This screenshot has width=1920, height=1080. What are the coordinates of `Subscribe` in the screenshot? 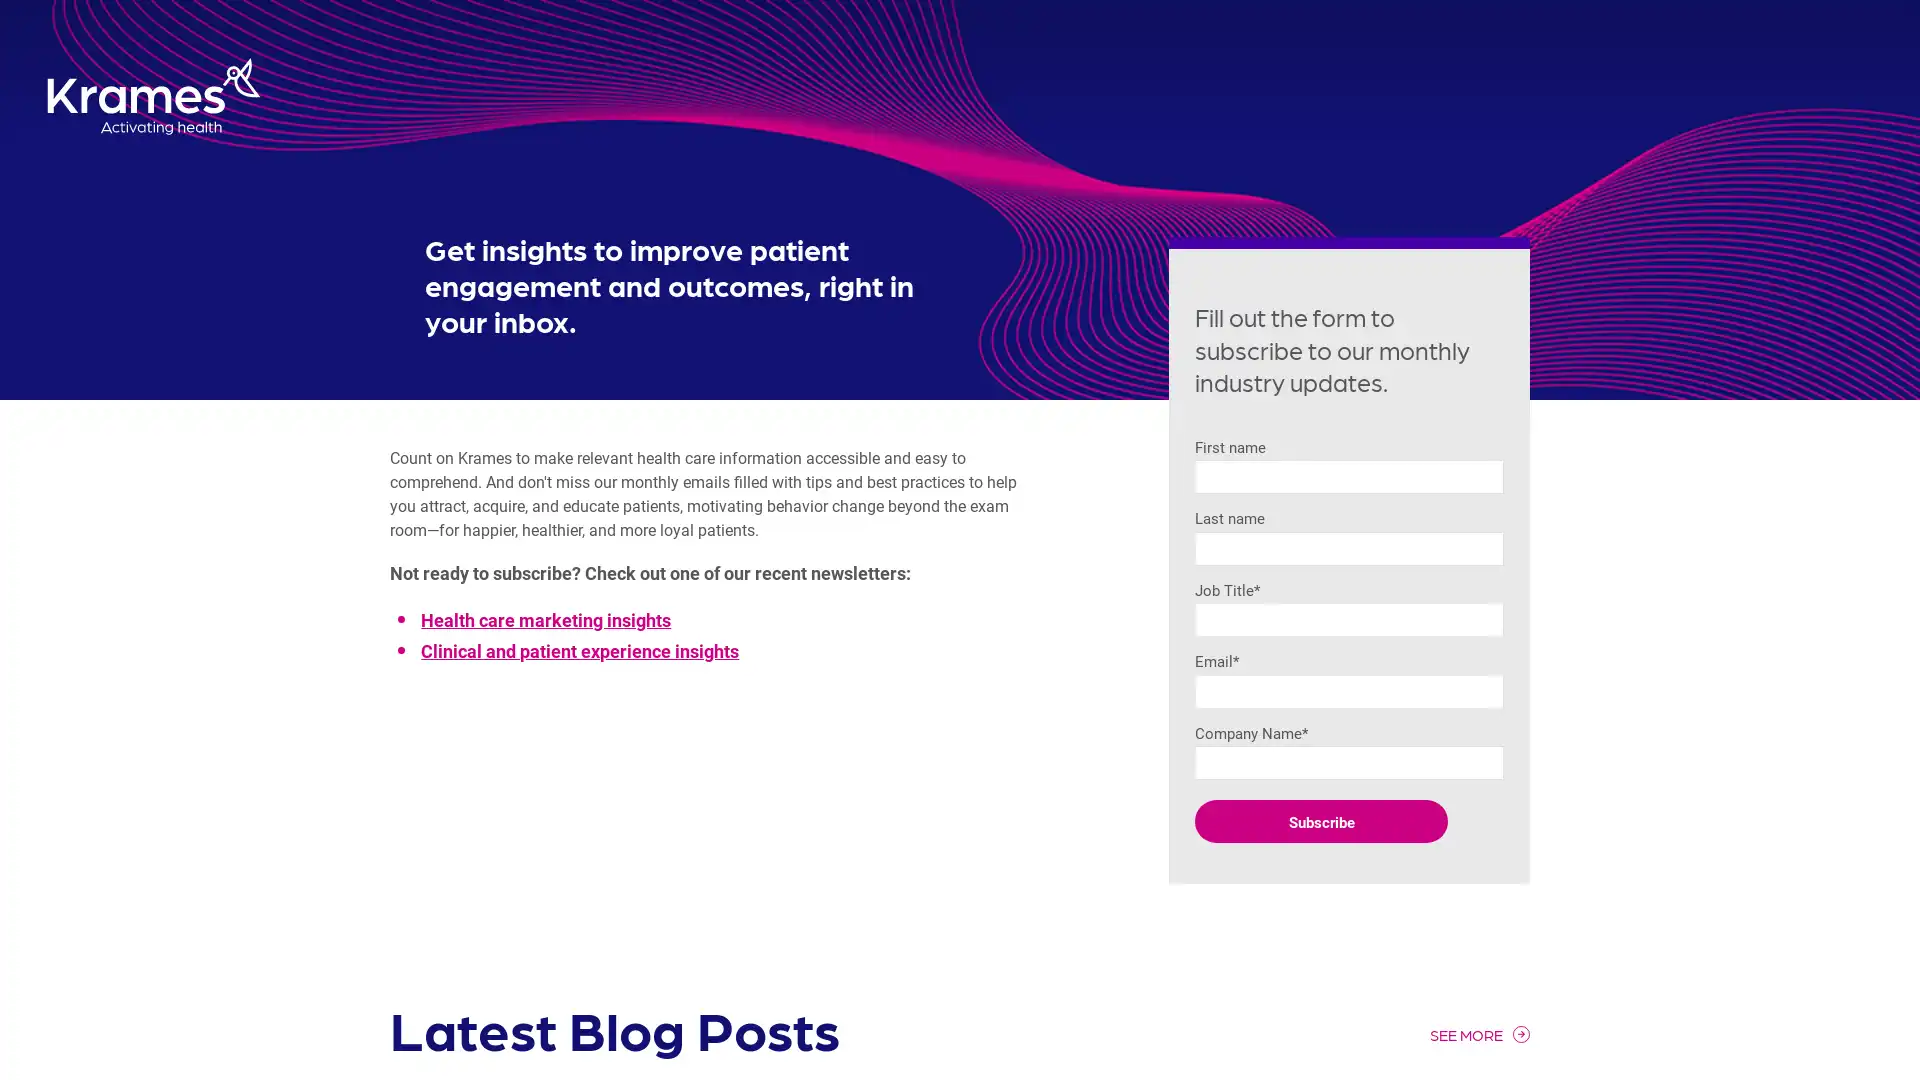 It's located at (1321, 821).